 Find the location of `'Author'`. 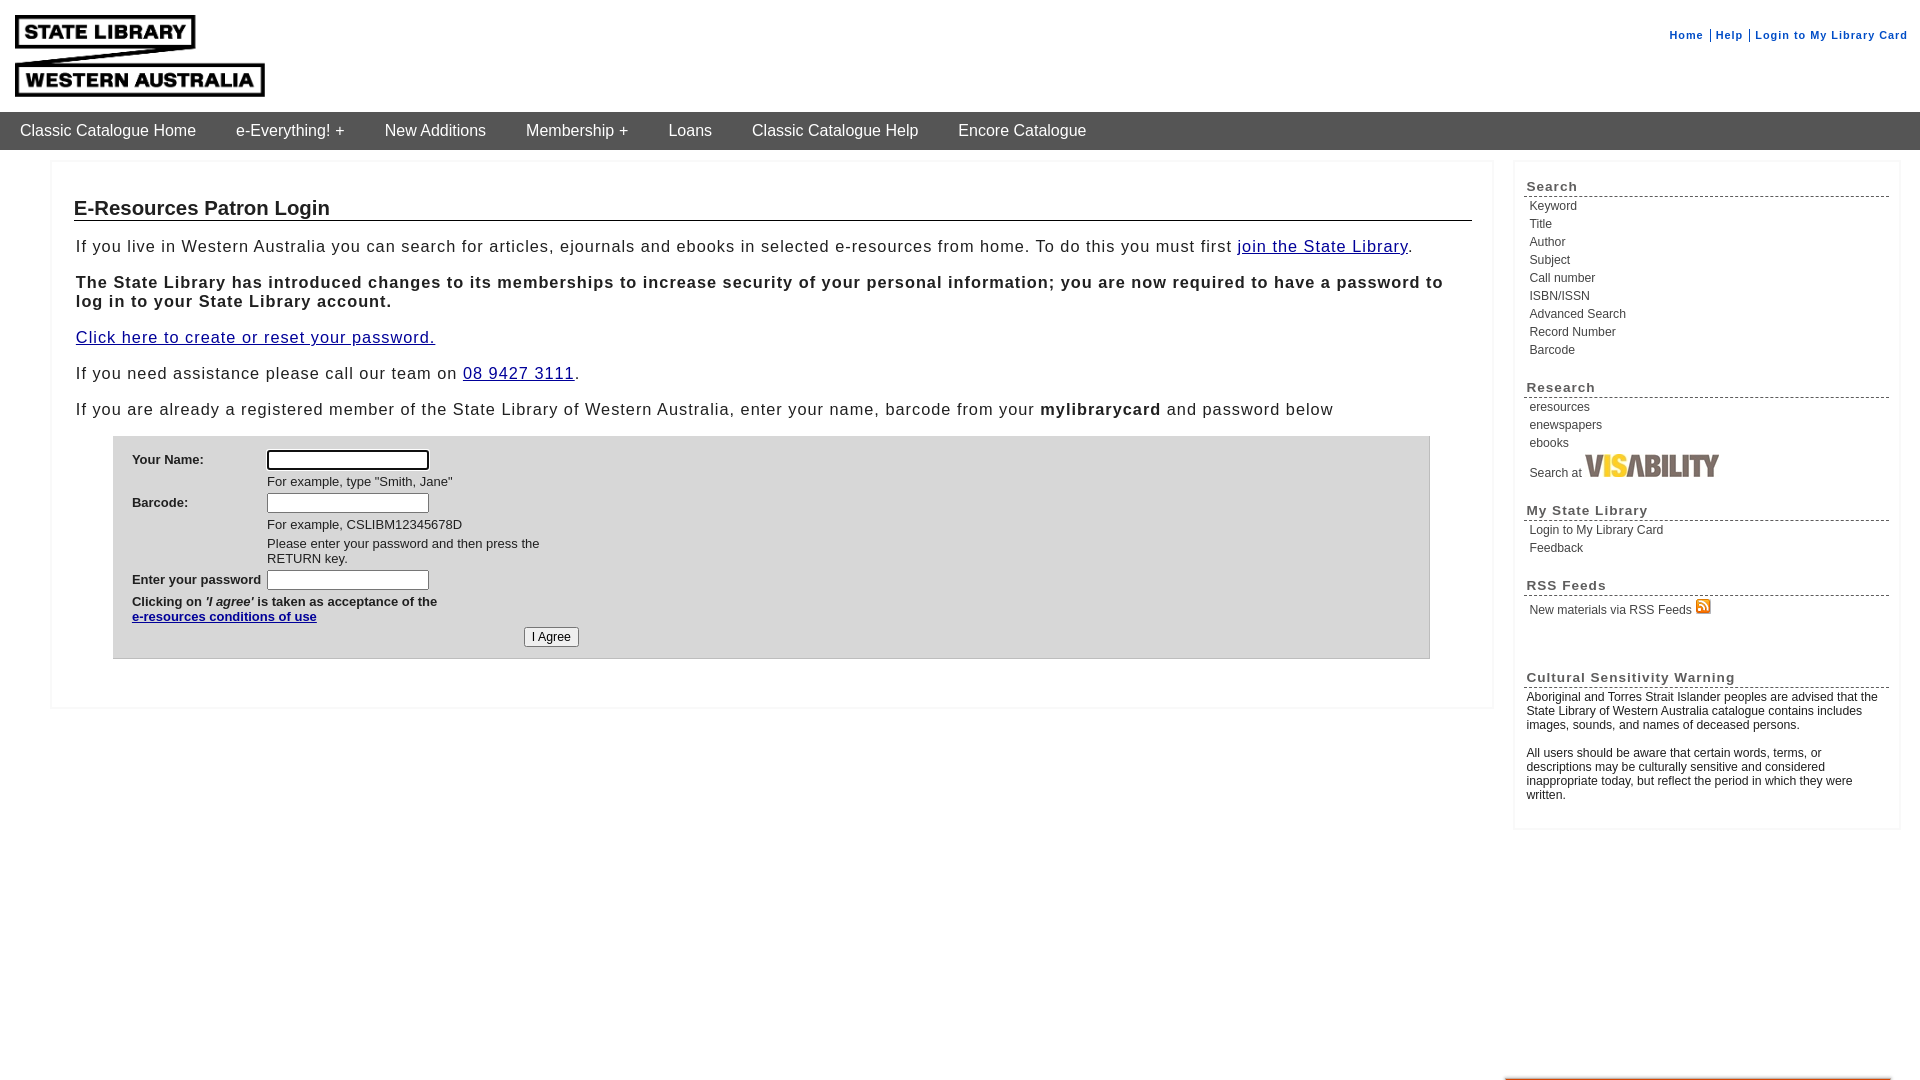

'Author' is located at coordinates (1707, 241).